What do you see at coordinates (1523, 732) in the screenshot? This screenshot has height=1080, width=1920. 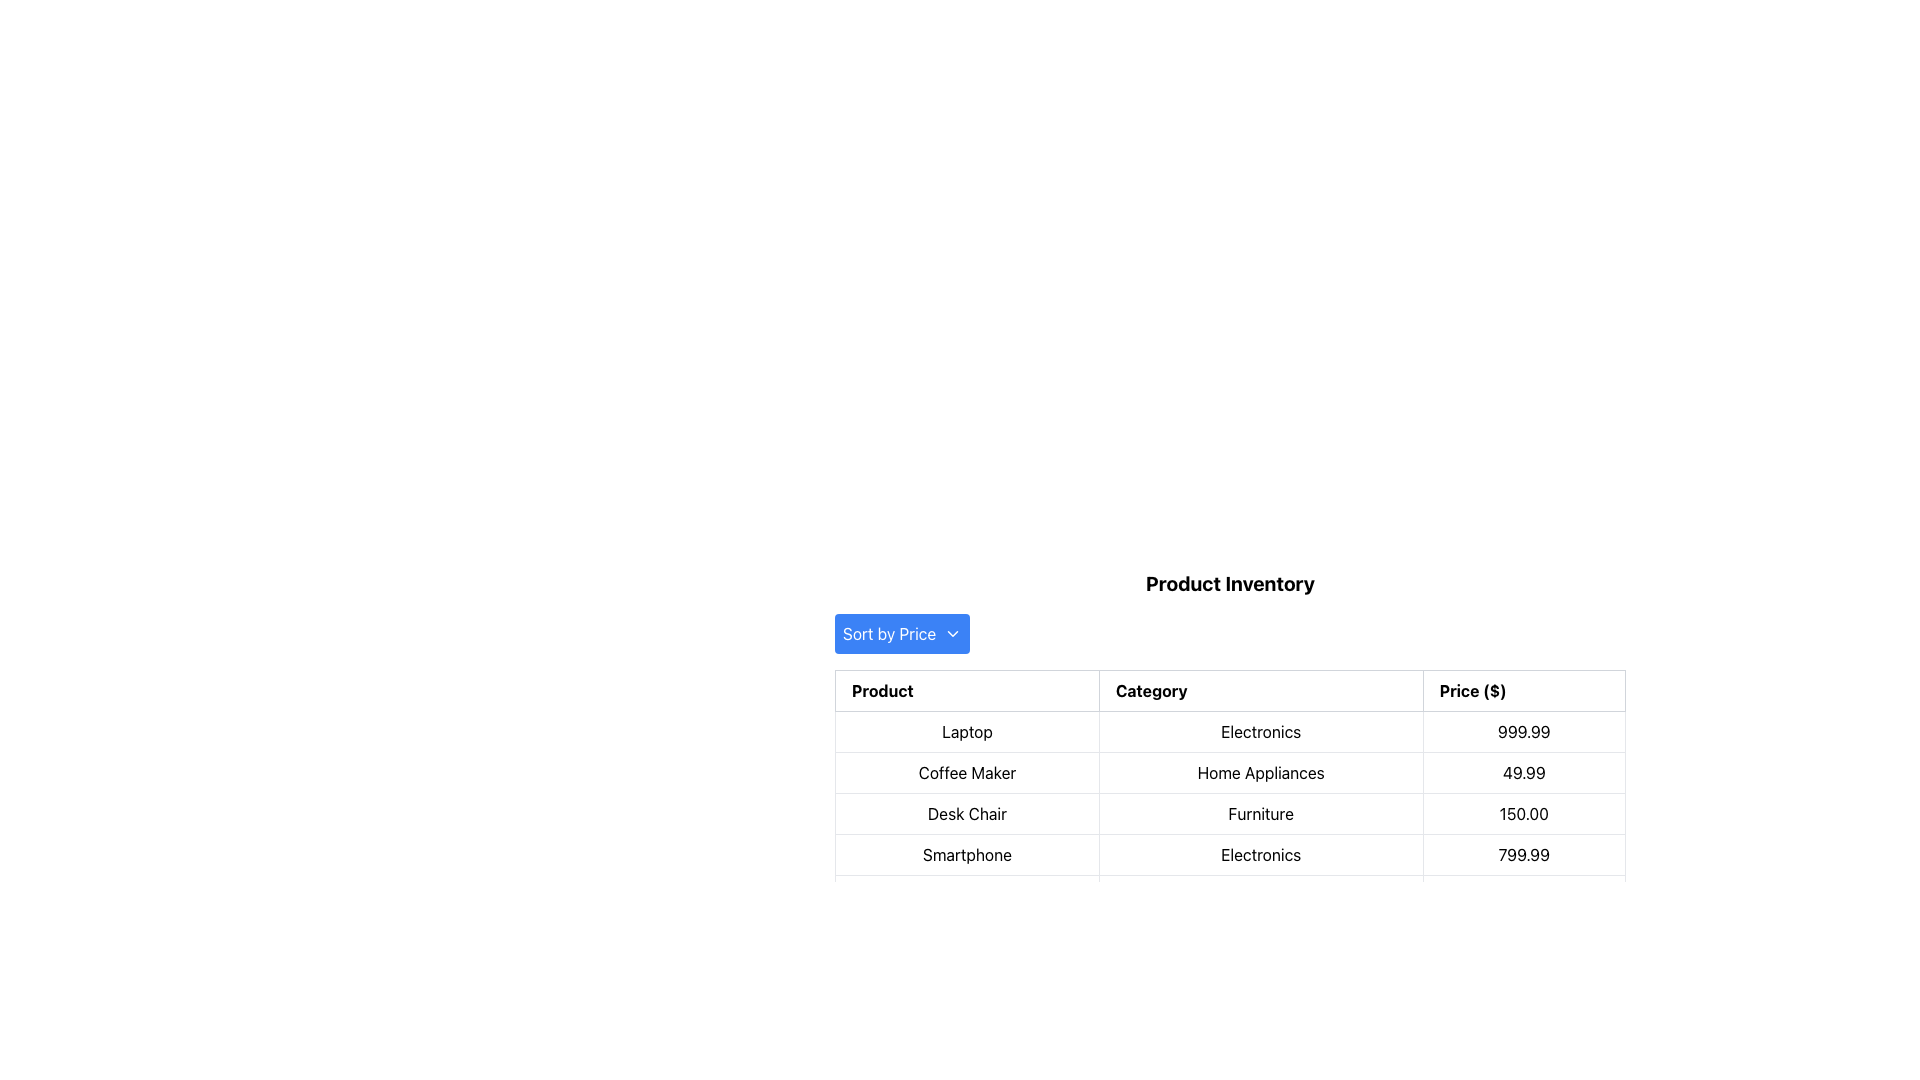 I see `the Static Text displaying the value '999.99' located in the third column of the first row of the table under the 'Price ($)' column alongside the row labeled 'Laptop'` at bounding box center [1523, 732].